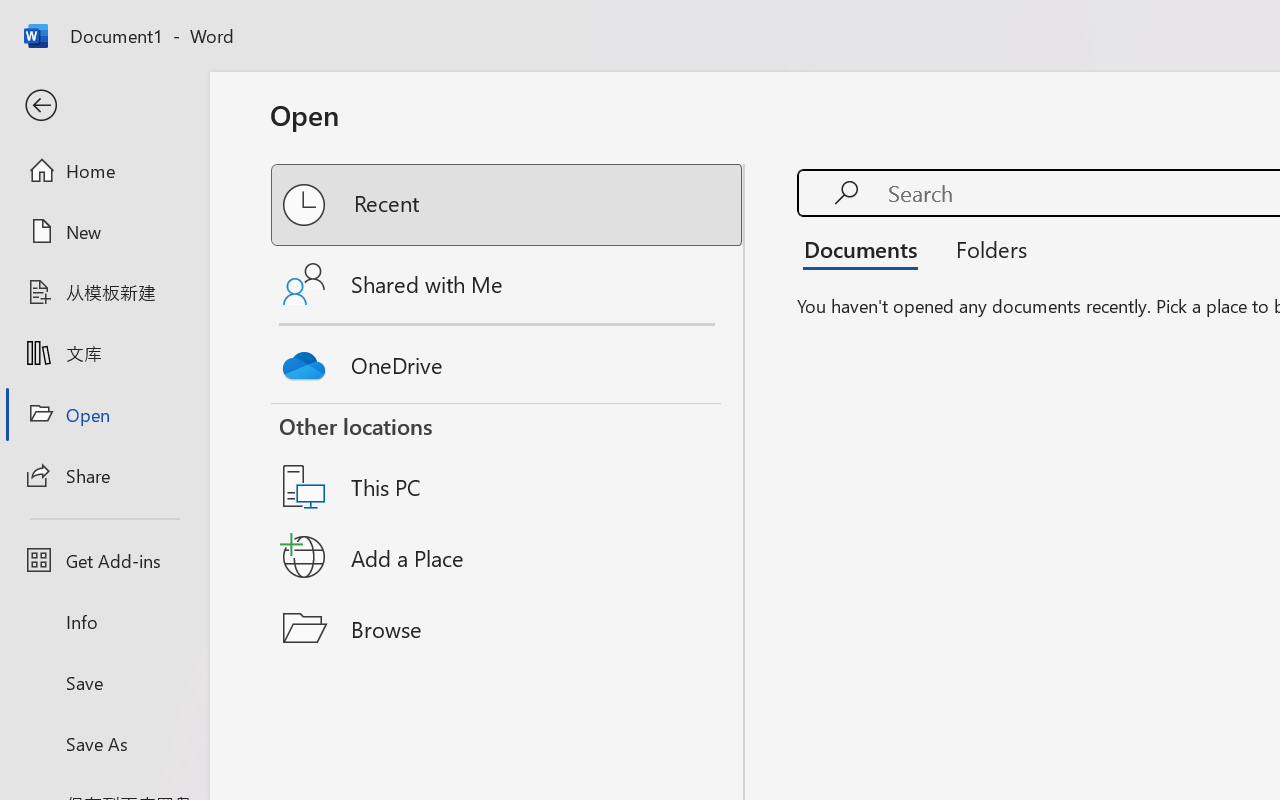 The height and width of the screenshot is (800, 1280). I want to click on 'Documents', so click(866, 248).